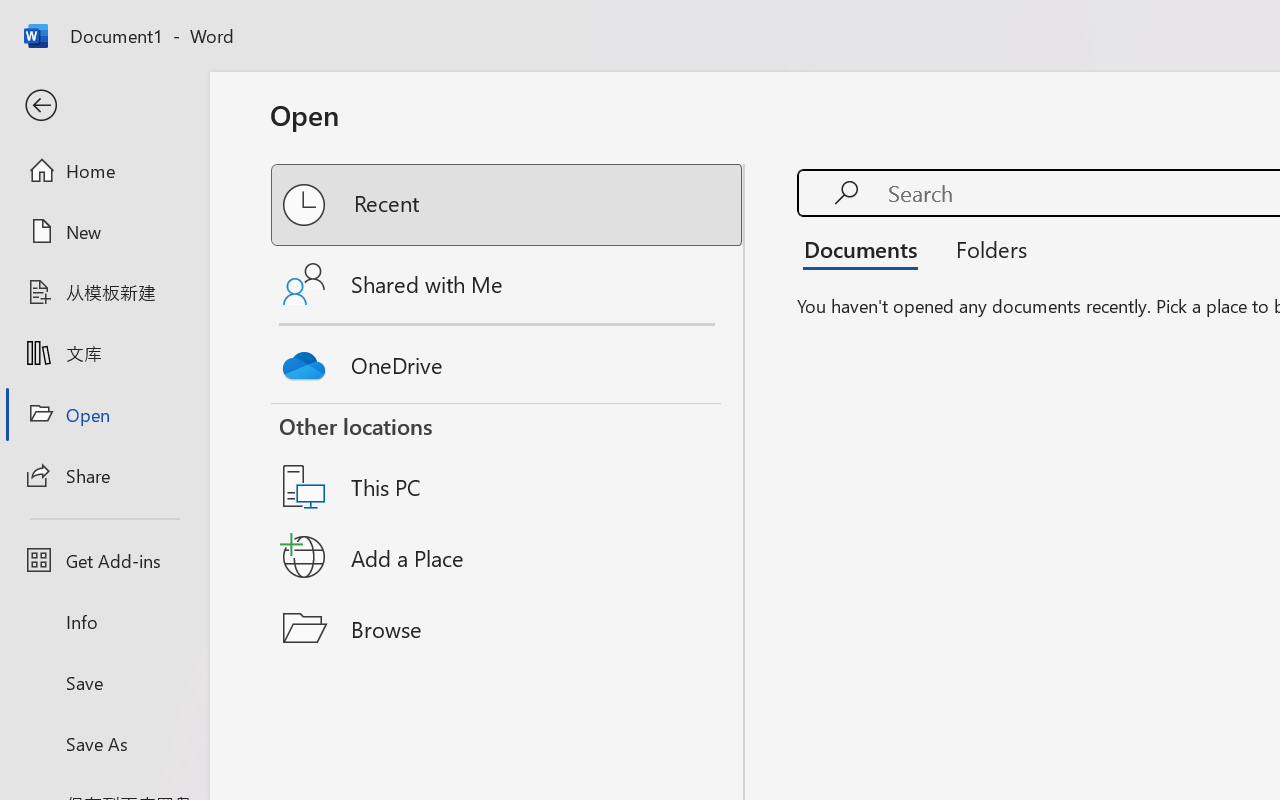 The height and width of the screenshot is (800, 1280). I want to click on 'Documents', so click(866, 248).